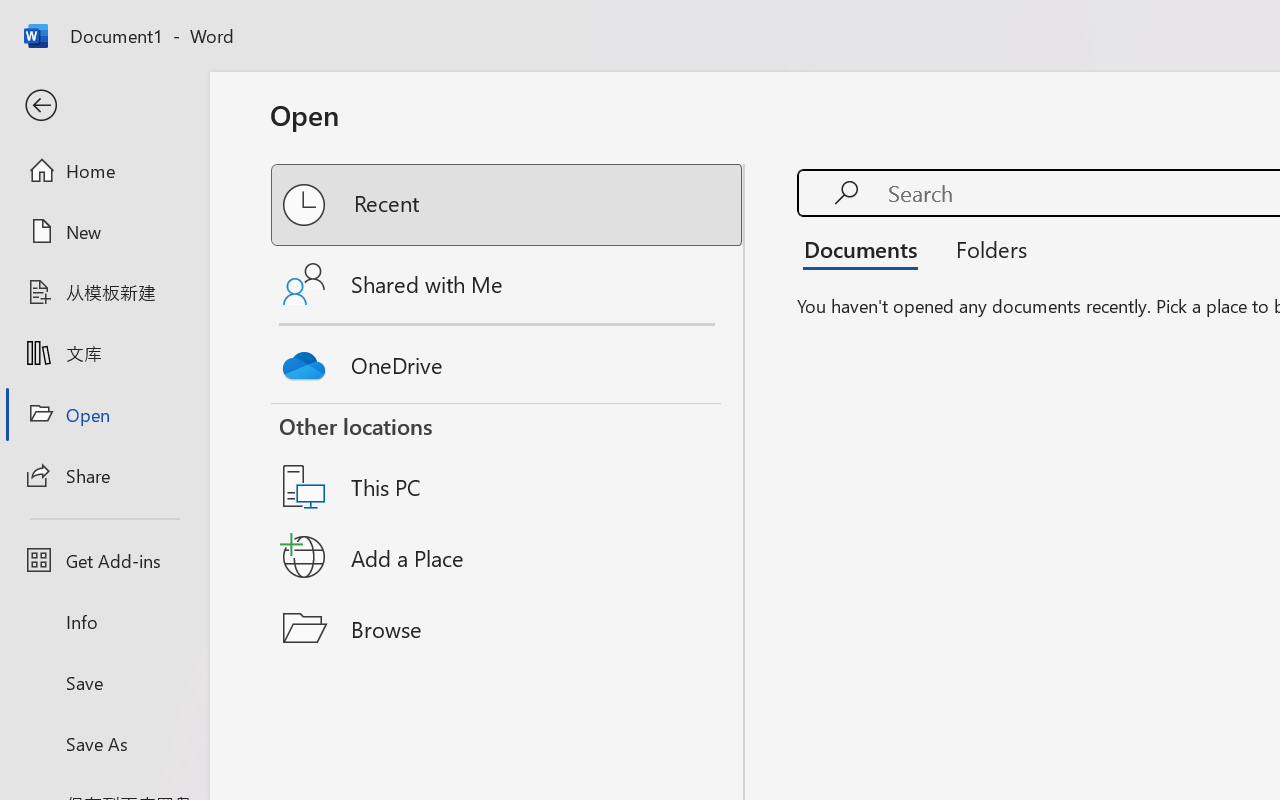 The height and width of the screenshot is (800, 1280). I want to click on 'Documents', so click(866, 248).